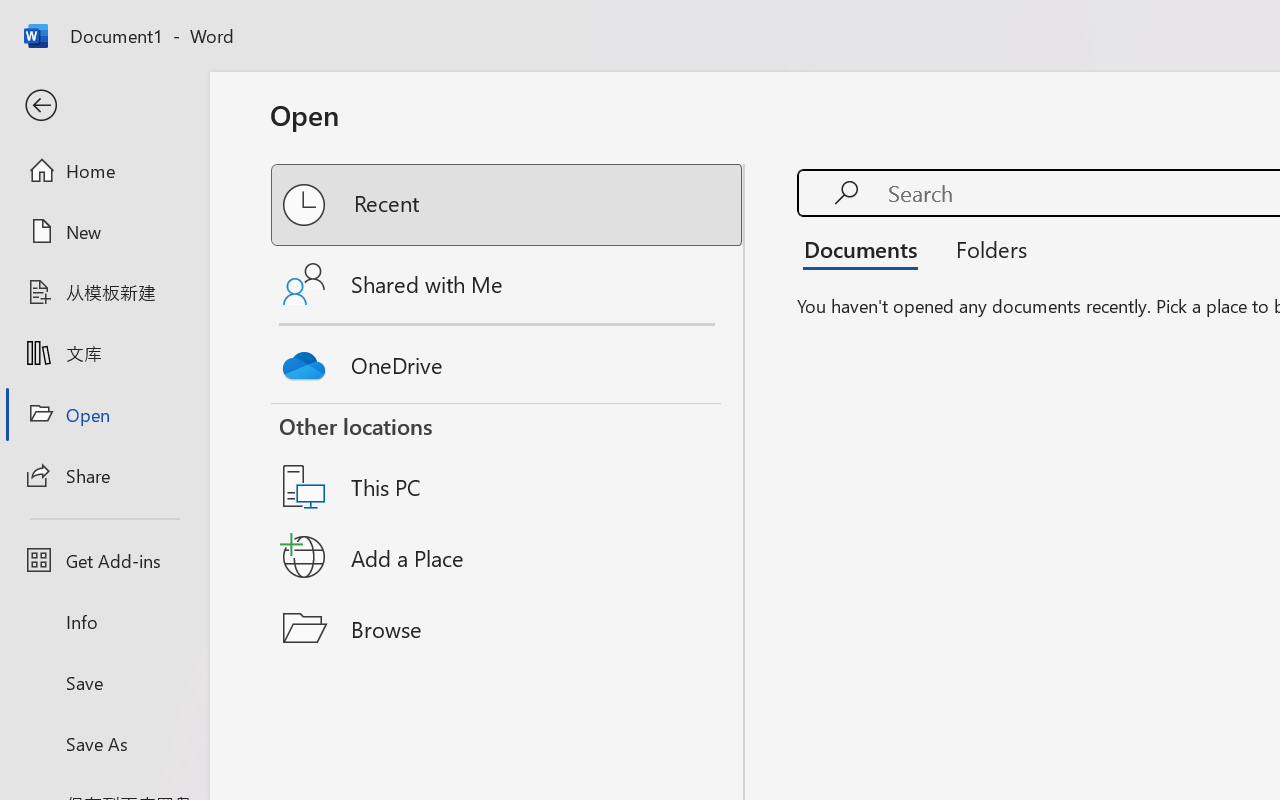 The height and width of the screenshot is (800, 1280). I want to click on 'Documents', so click(866, 248).